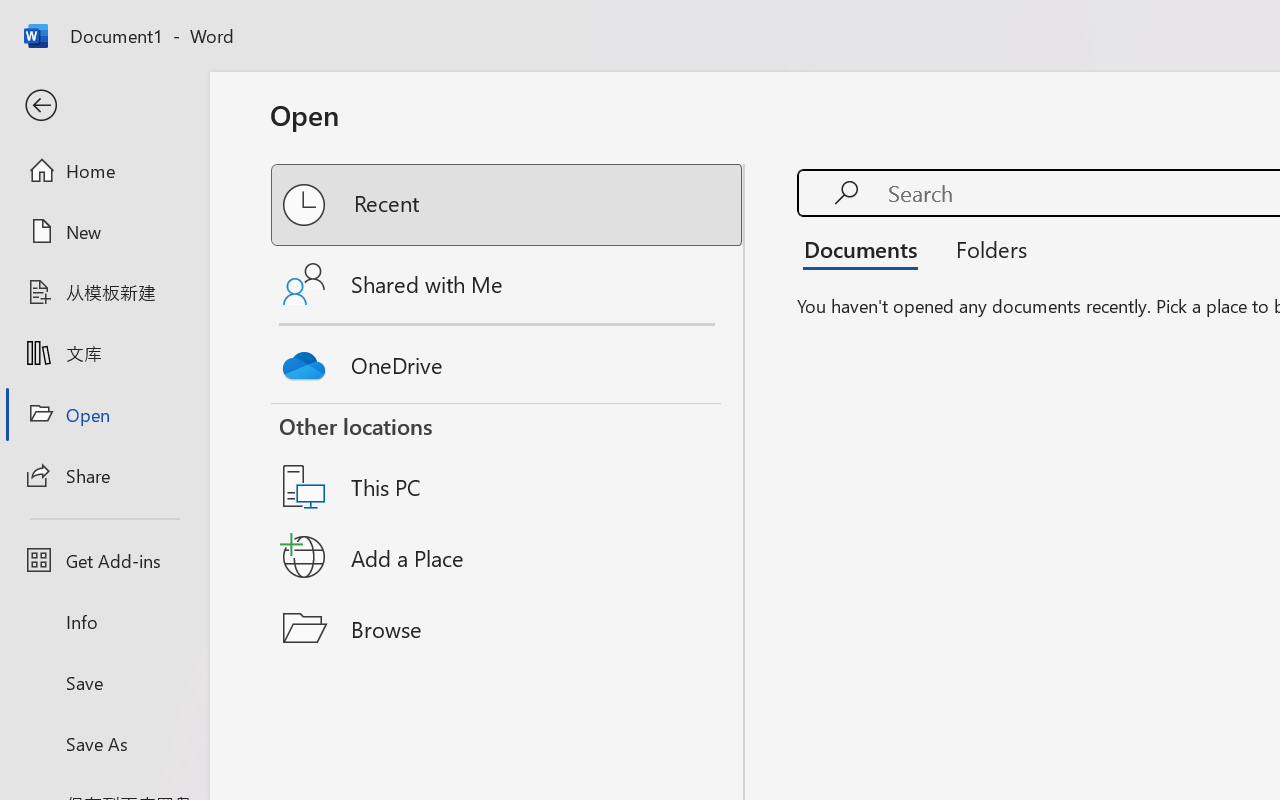 The height and width of the screenshot is (800, 1280). I want to click on 'Documents', so click(866, 248).